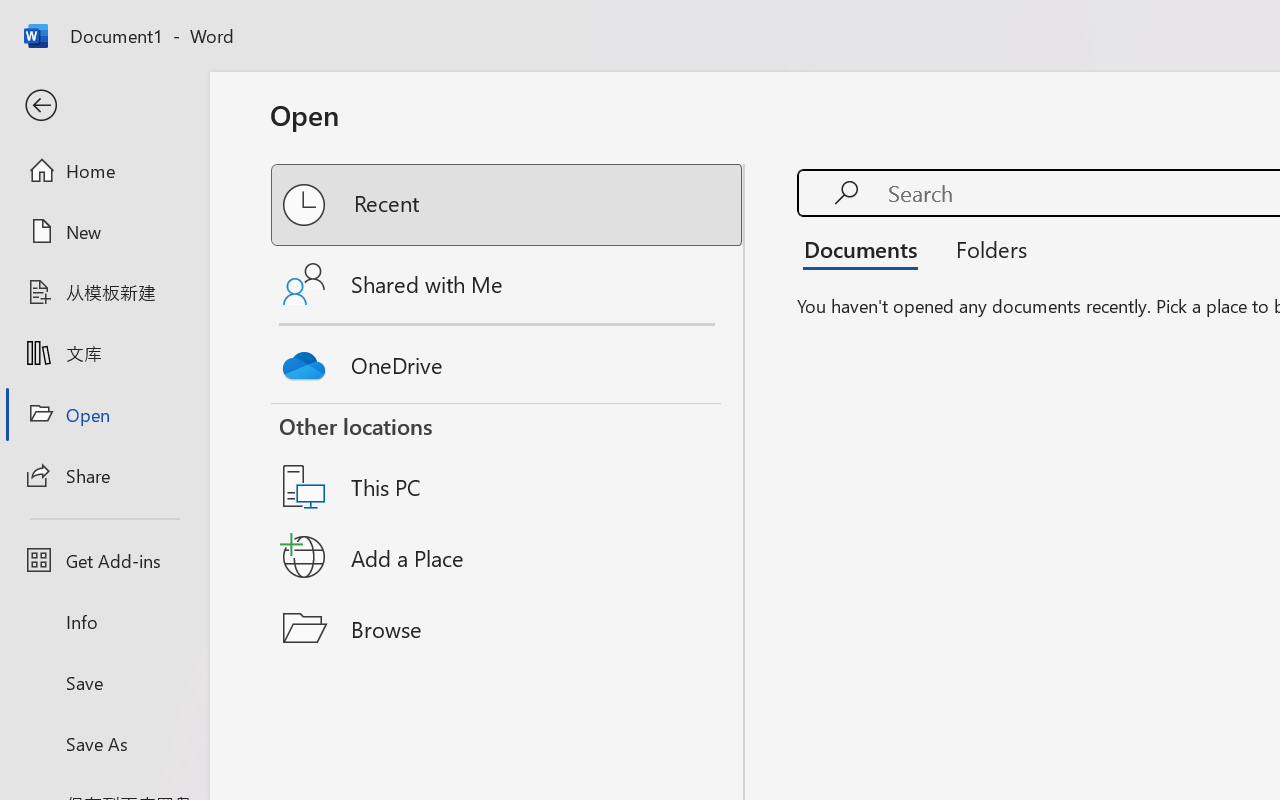 The height and width of the screenshot is (800, 1280). I want to click on 'Documents', so click(866, 248).